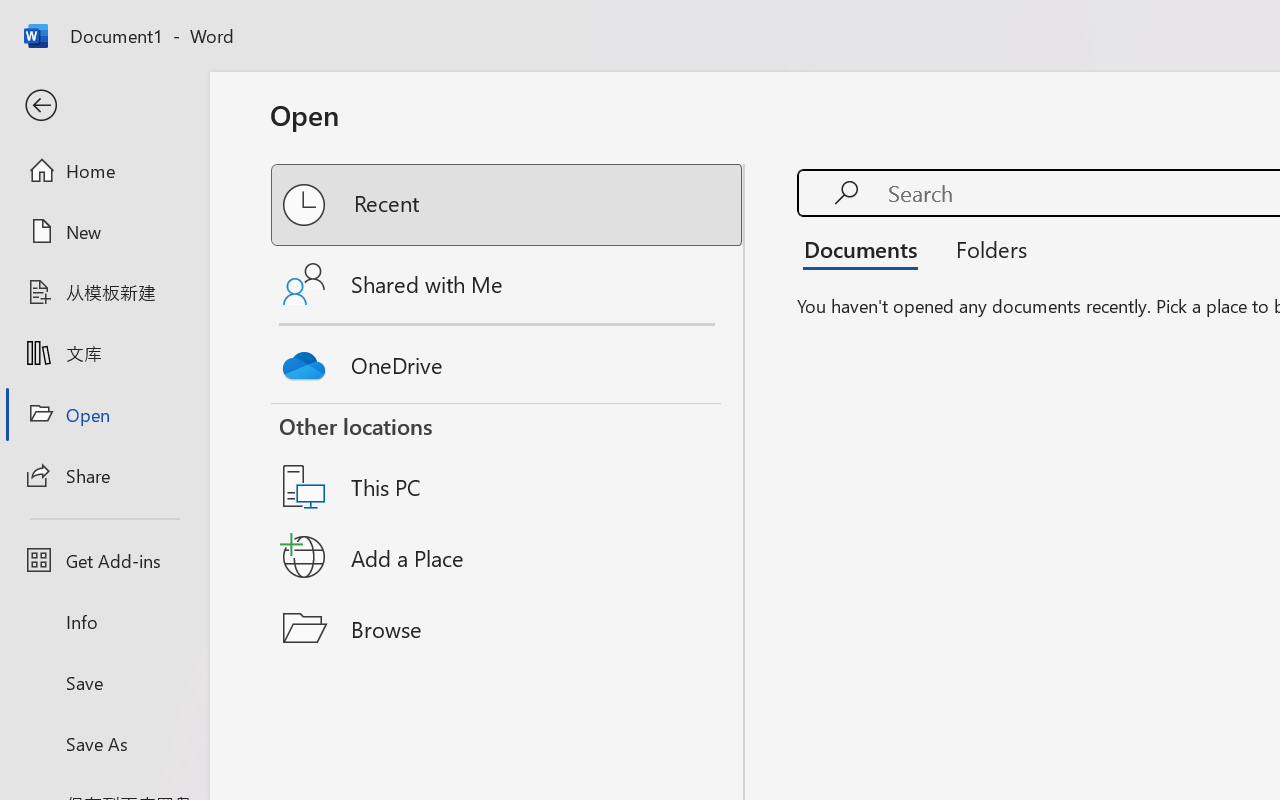 The height and width of the screenshot is (800, 1280). I want to click on 'Documents', so click(866, 248).